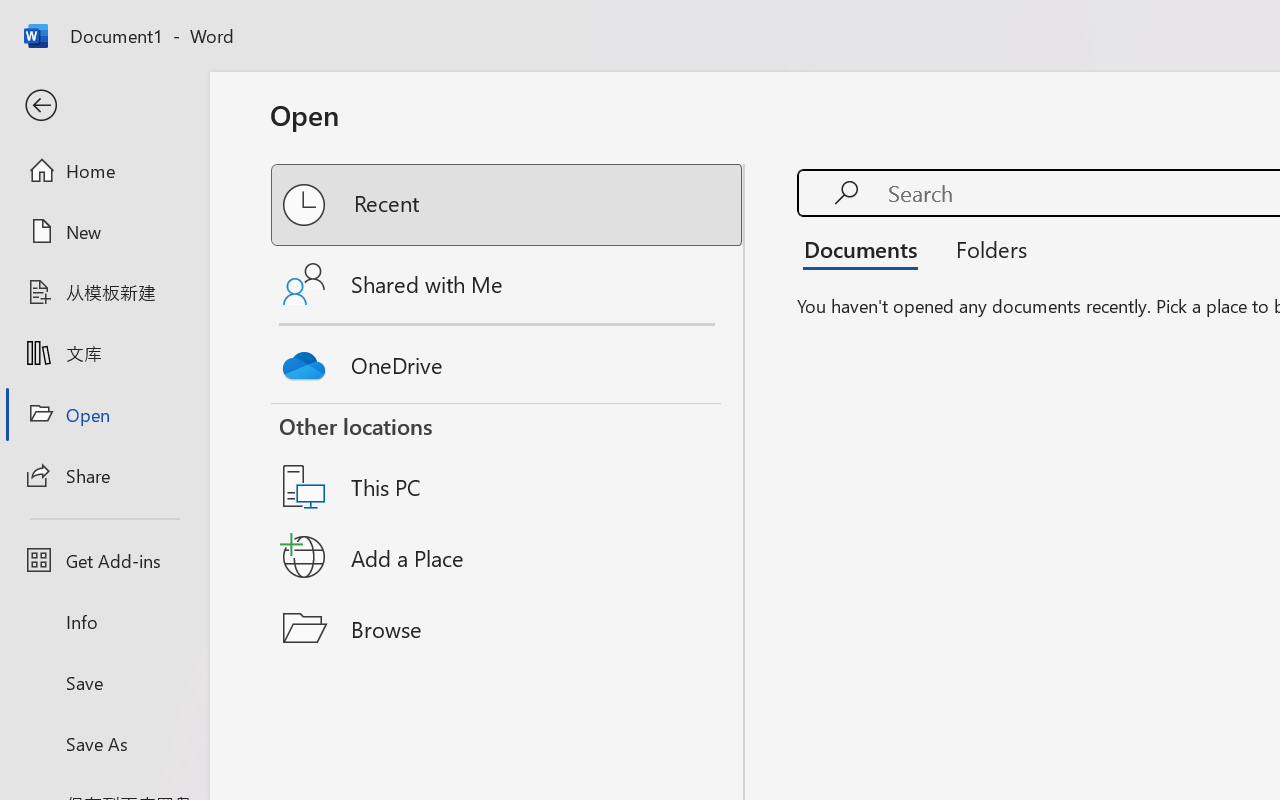 The height and width of the screenshot is (800, 1280). I want to click on 'Documents', so click(866, 248).